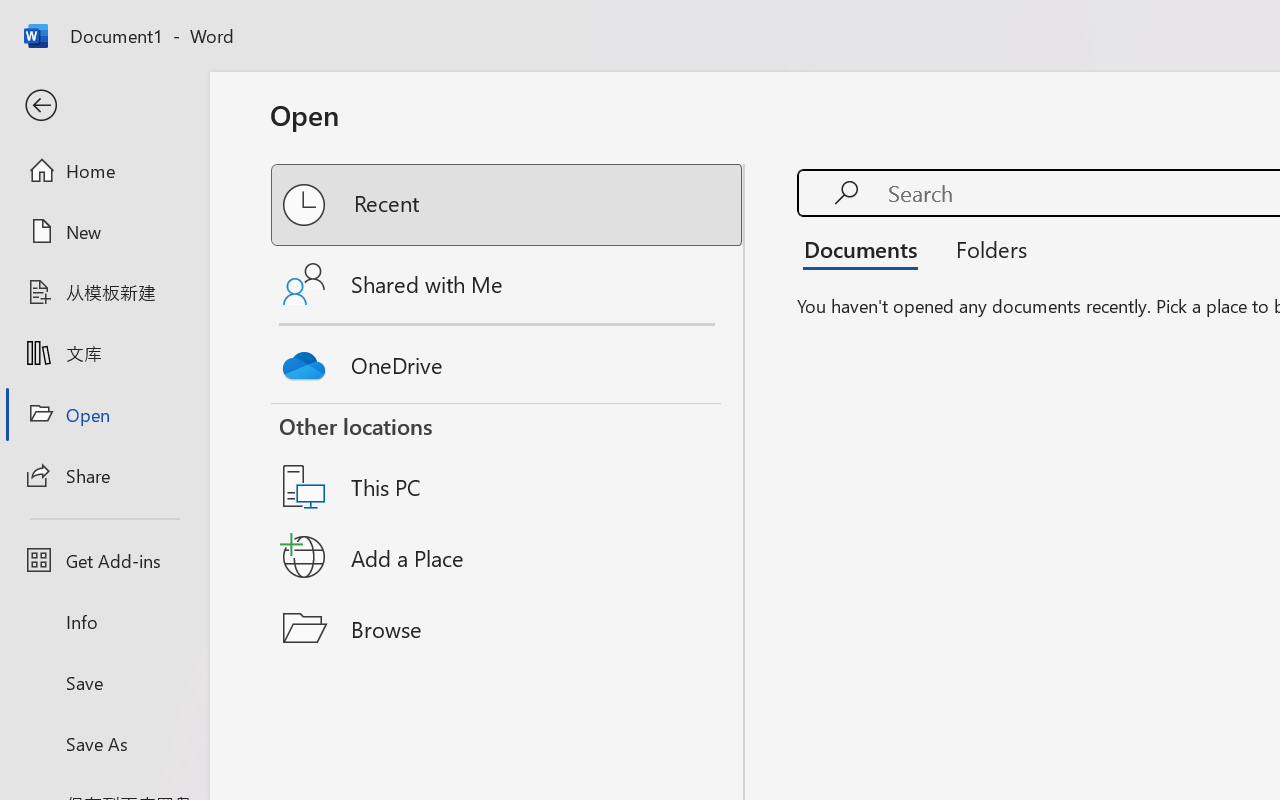 The height and width of the screenshot is (800, 1280). I want to click on 'Documents', so click(866, 248).